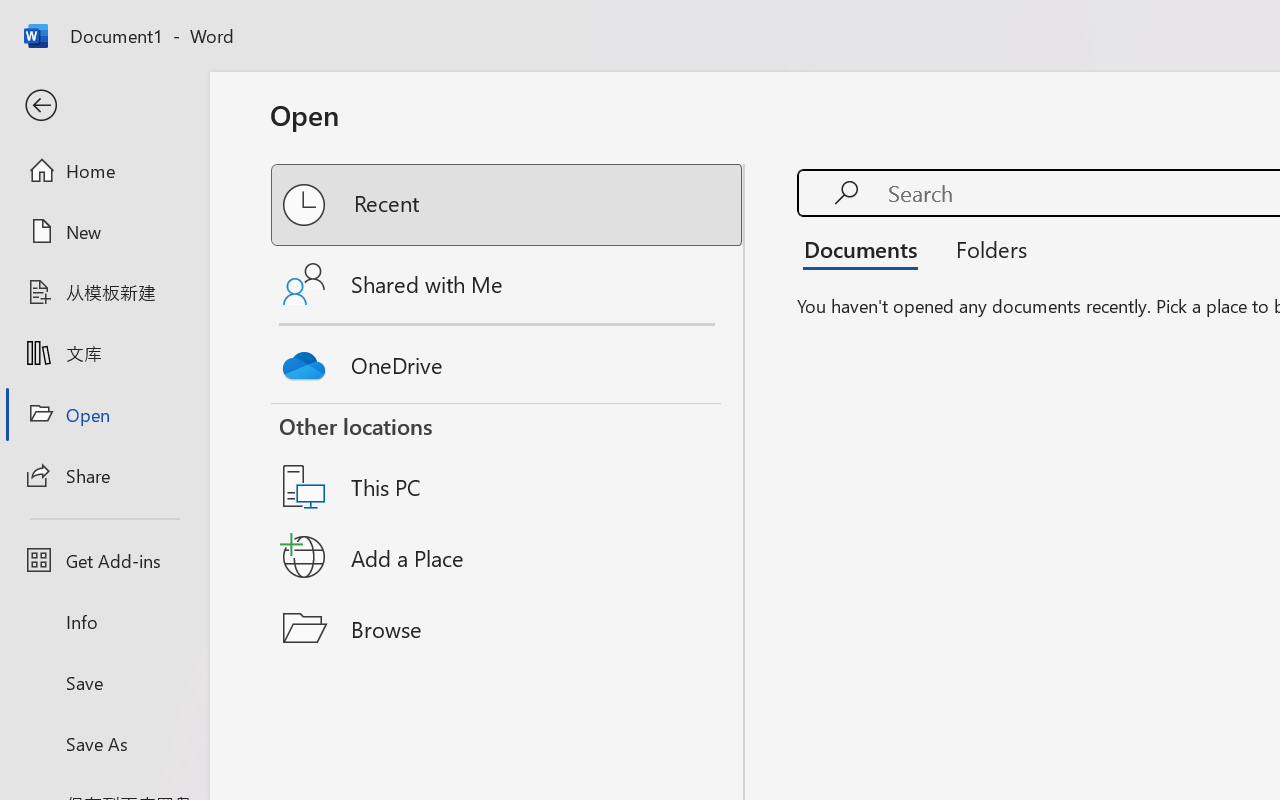 The height and width of the screenshot is (800, 1280). I want to click on 'Documents', so click(866, 248).